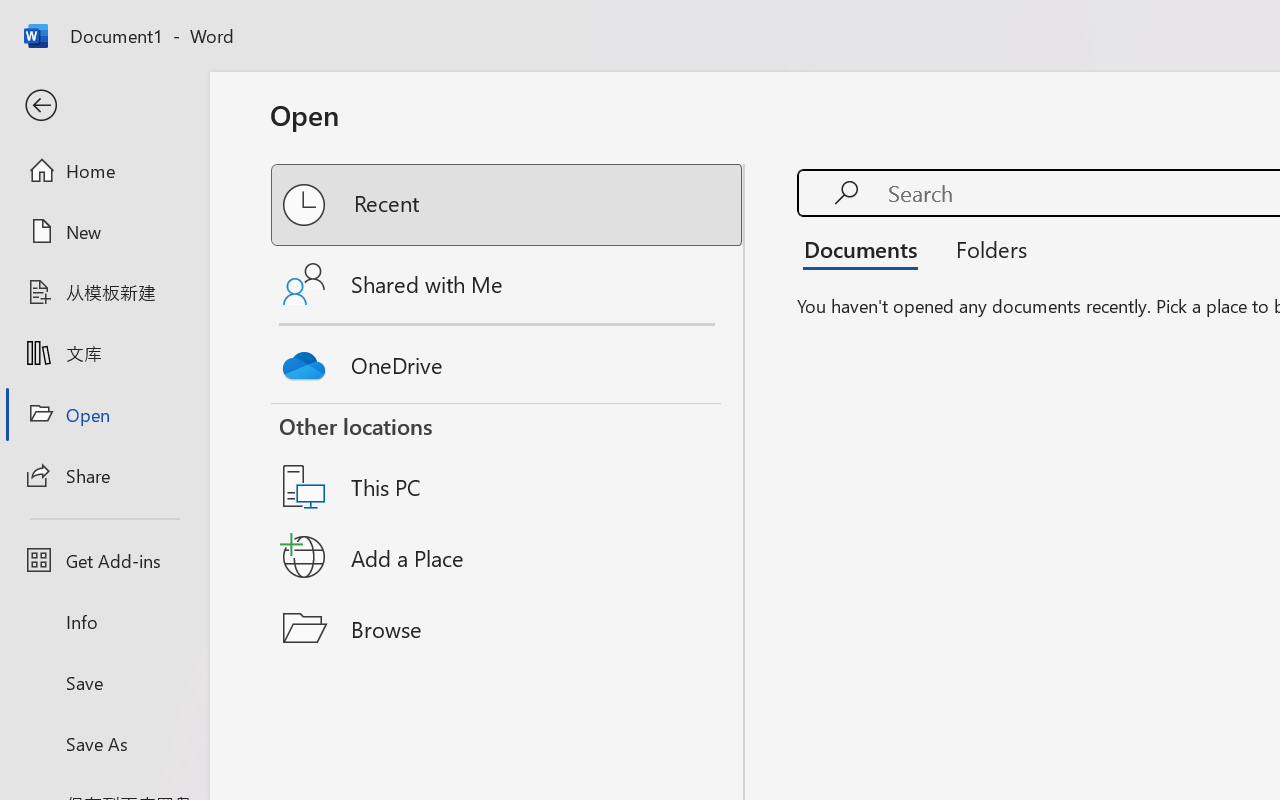 The height and width of the screenshot is (800, 1280). I want to click on 'Documents', so click(866, 248).